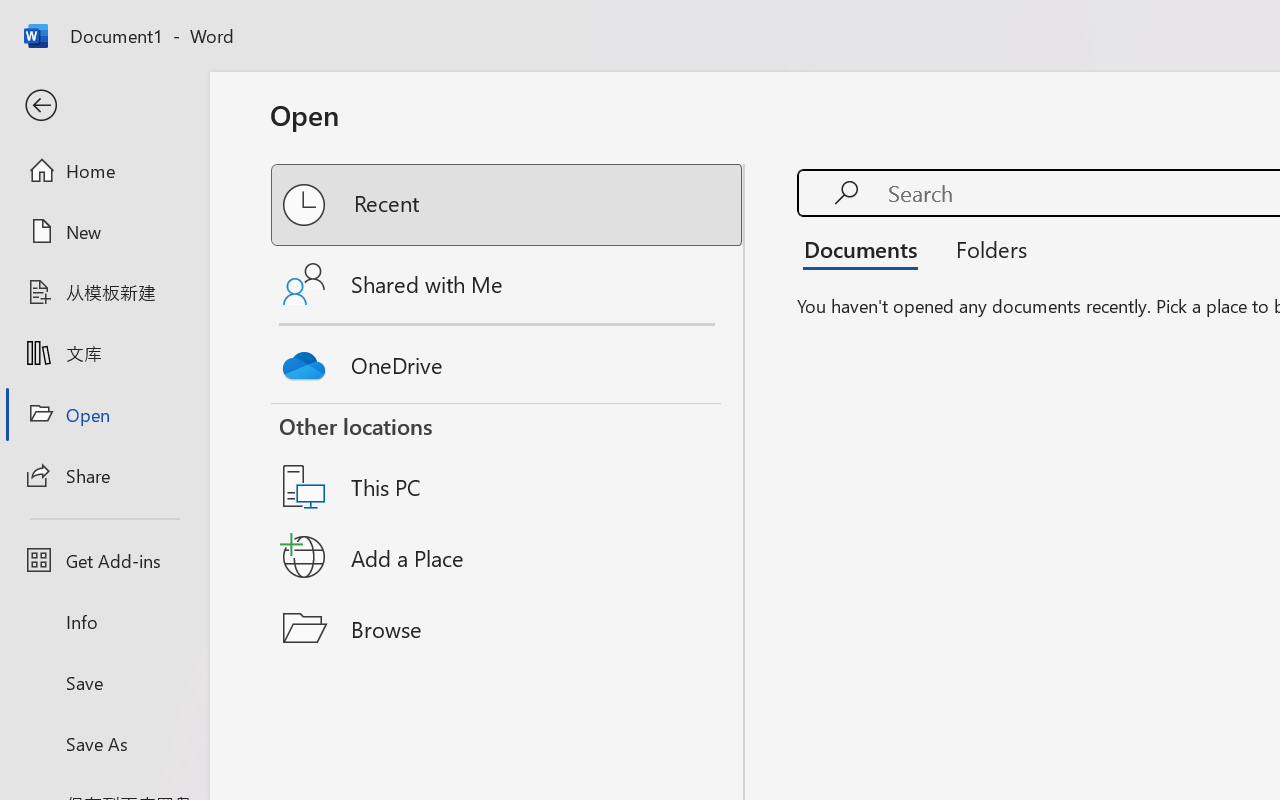 The height and width of the screenshot is (800, 1280). I want to click on 'Documents', so click(866, 248).